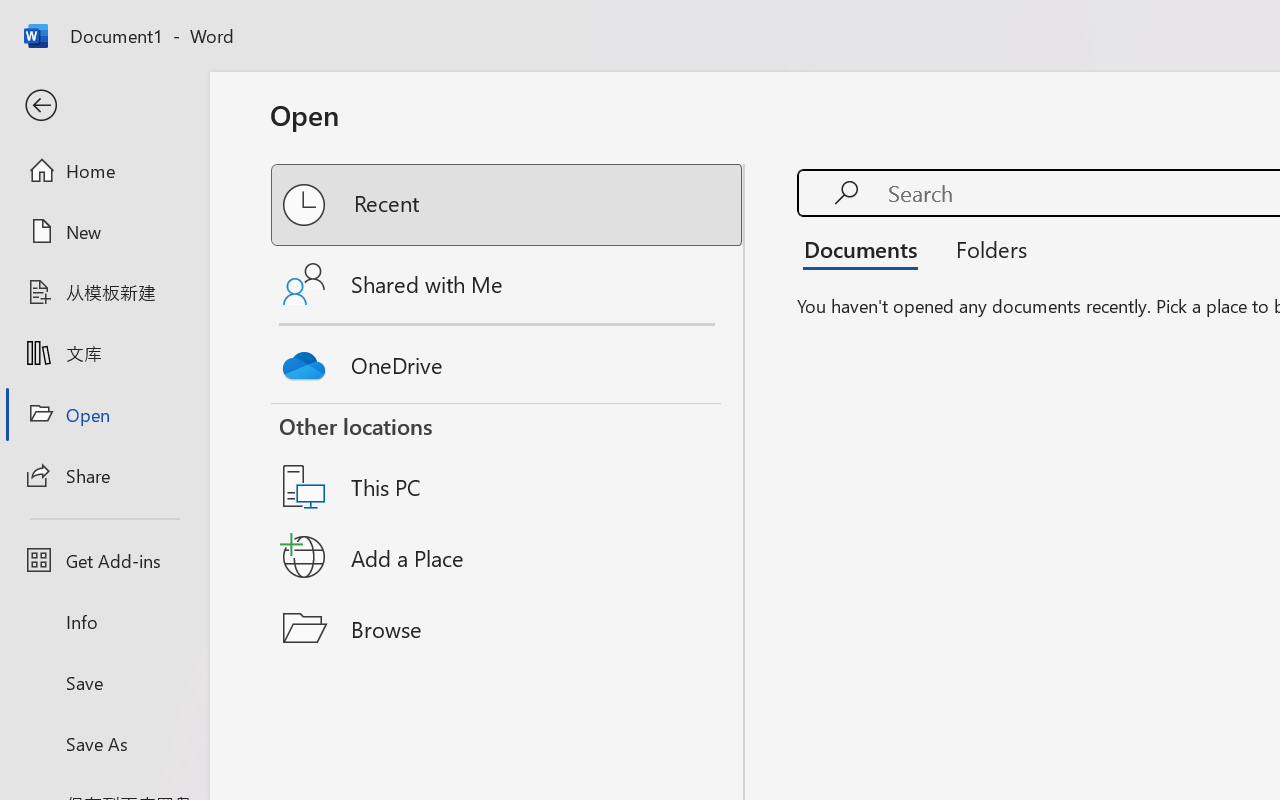 The height and width of the screenshot is (800, 1280). I want to click on 'Documents', so click(866, 248).